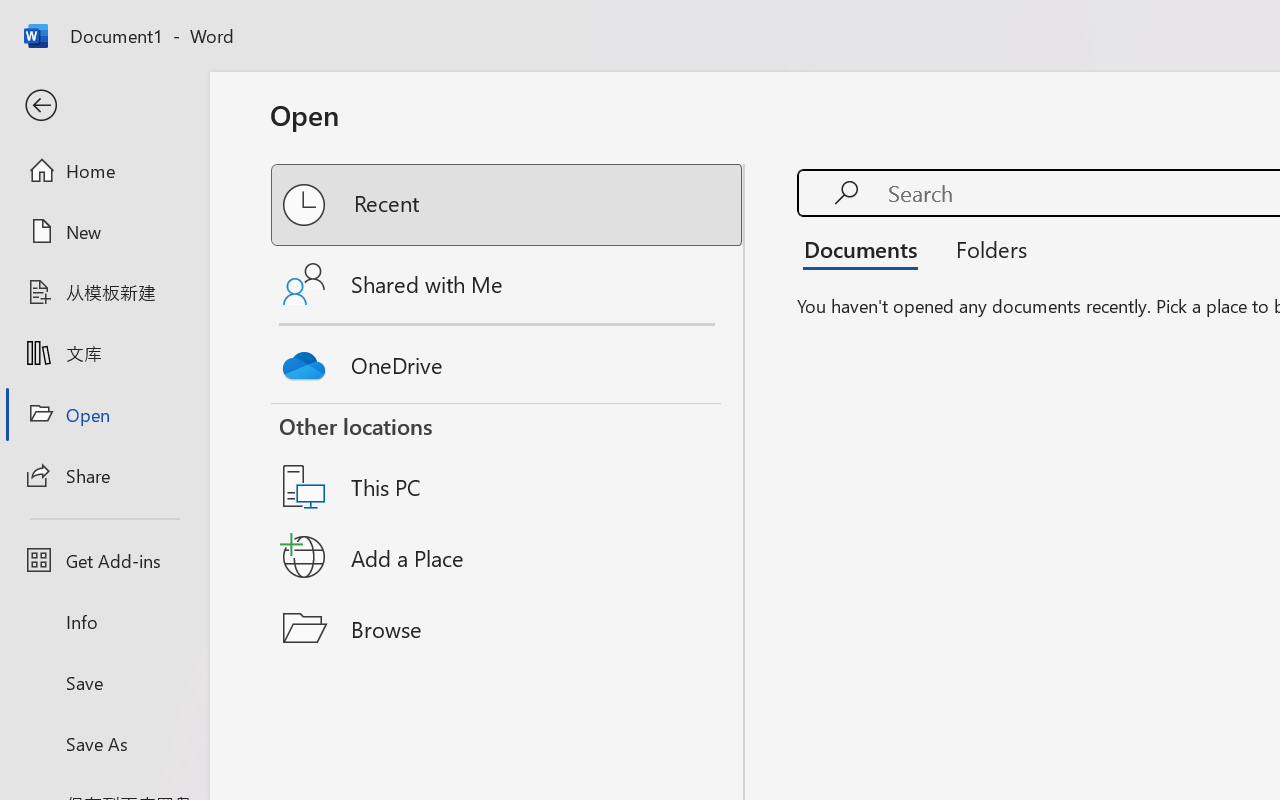 The height and width of the screenshot is (800, 1280). I want to click on 'Documents', so click(866, 248).